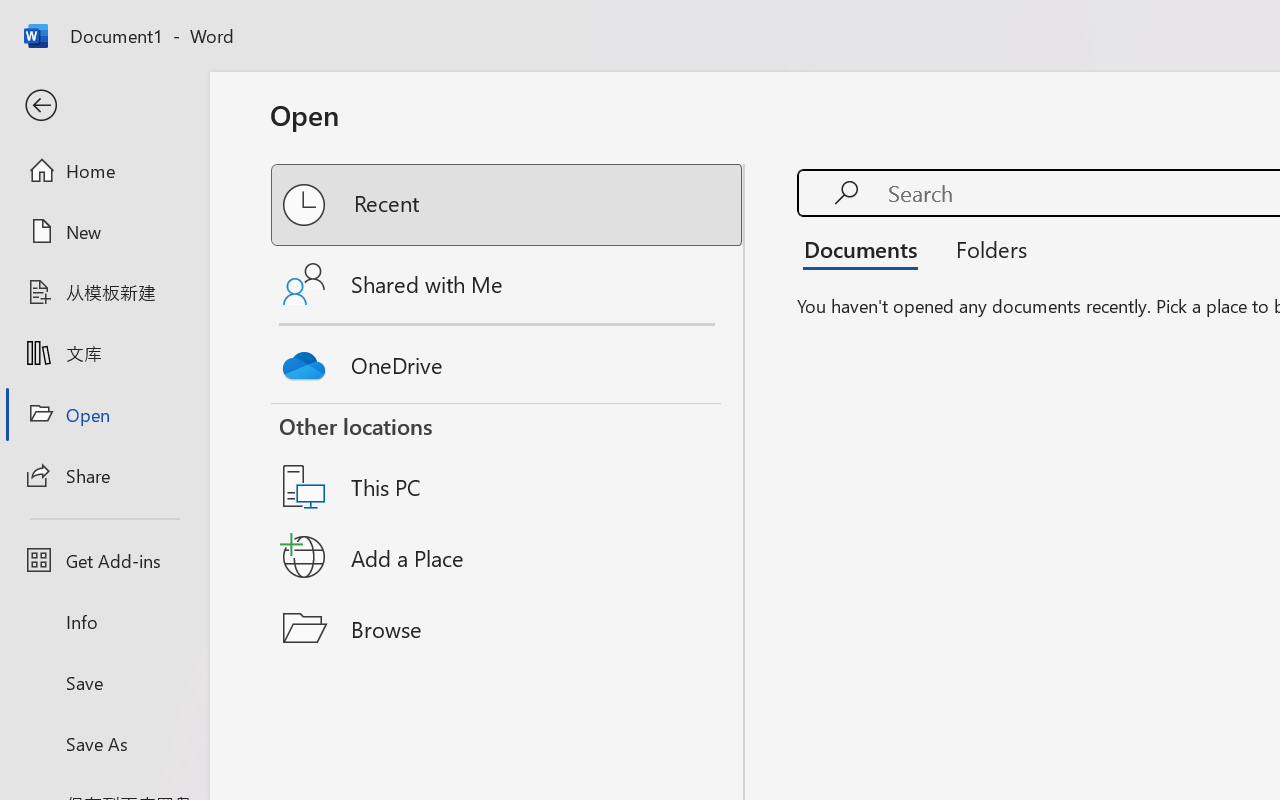 The height and width of the screenshot is (800, 1280). I want to click on 'Documents', so click(866, 248).